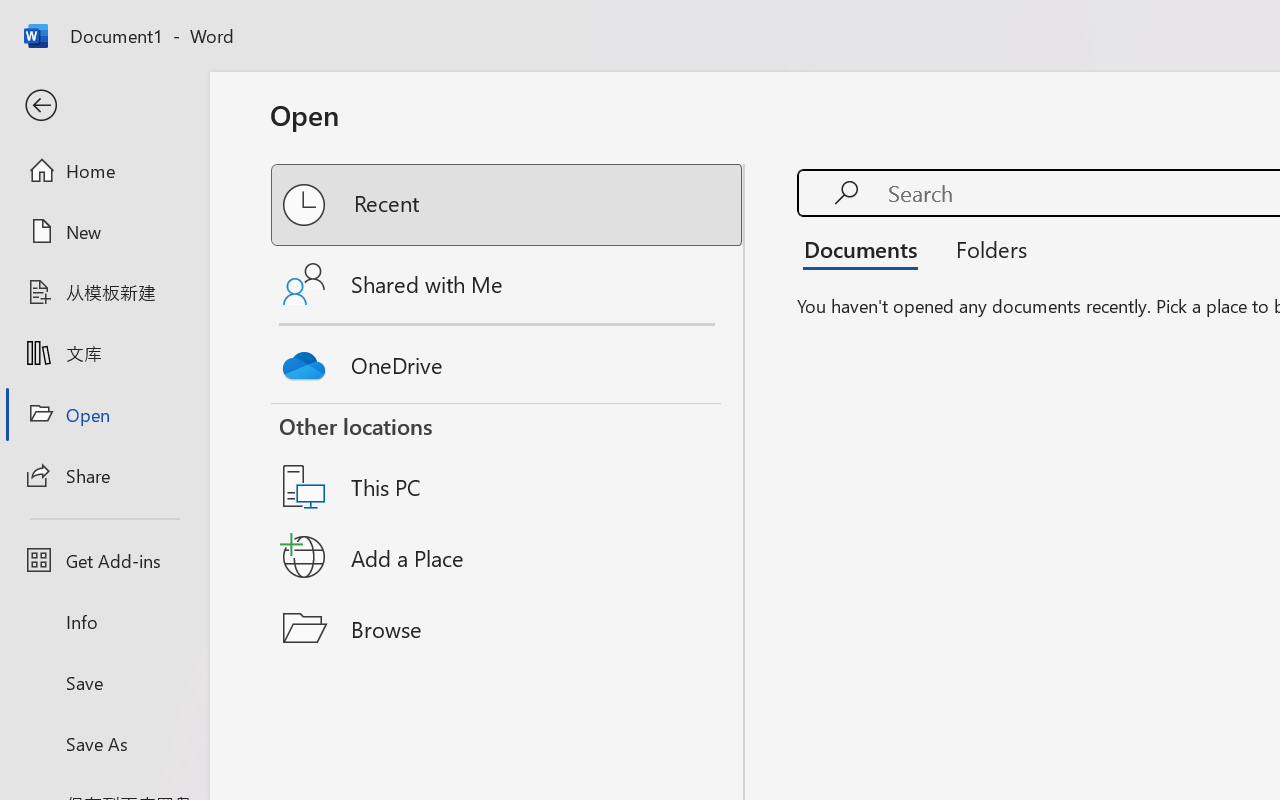 The height and width of the screenshot is (800, 1280). I want to click on 'Documents', so click(866, 248).